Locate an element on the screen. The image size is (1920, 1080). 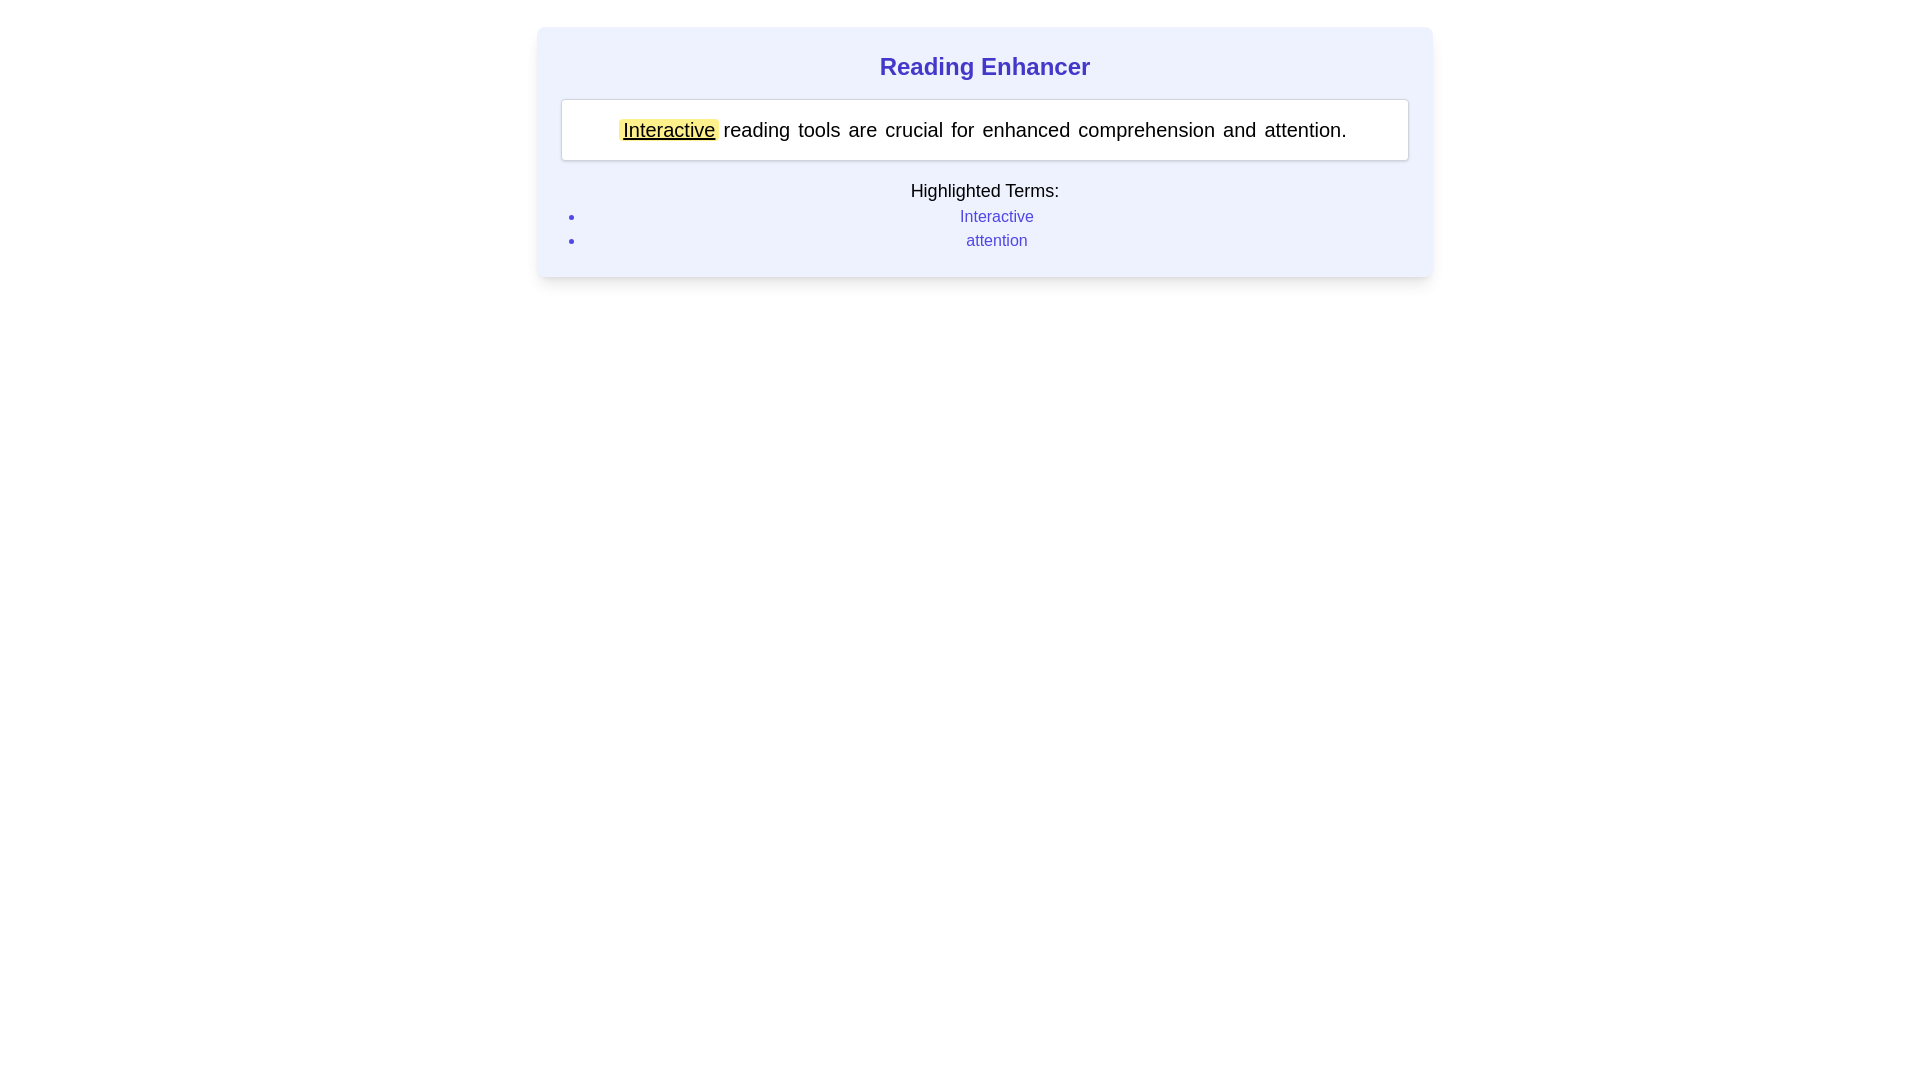
the text label displaying 'Highlighted Terms:' to understand its context as a heading above the list of terms is located at coordinates (984, 191).